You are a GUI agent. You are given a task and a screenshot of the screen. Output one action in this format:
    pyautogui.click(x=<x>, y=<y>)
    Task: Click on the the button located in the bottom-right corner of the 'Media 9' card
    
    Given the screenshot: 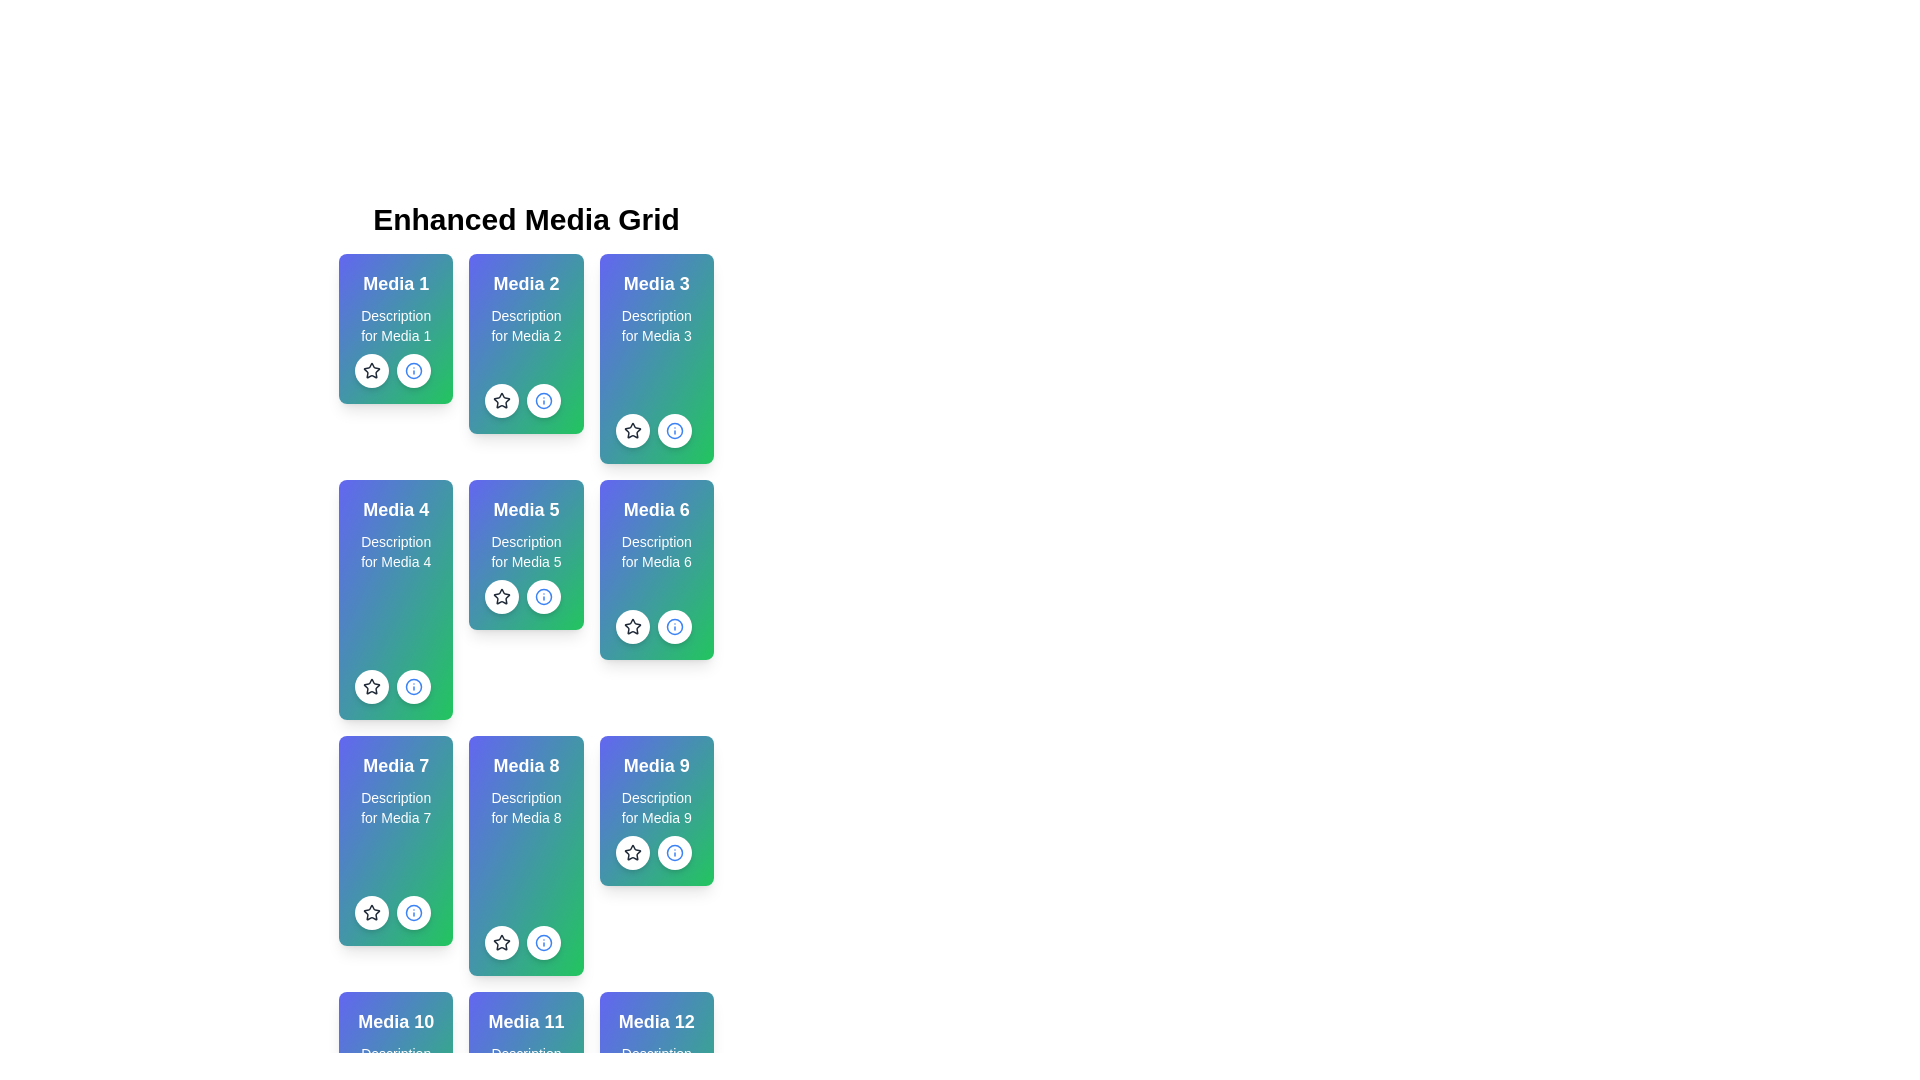 What is the action you would take?
    pyautogui.click(x=674, y=852)
    